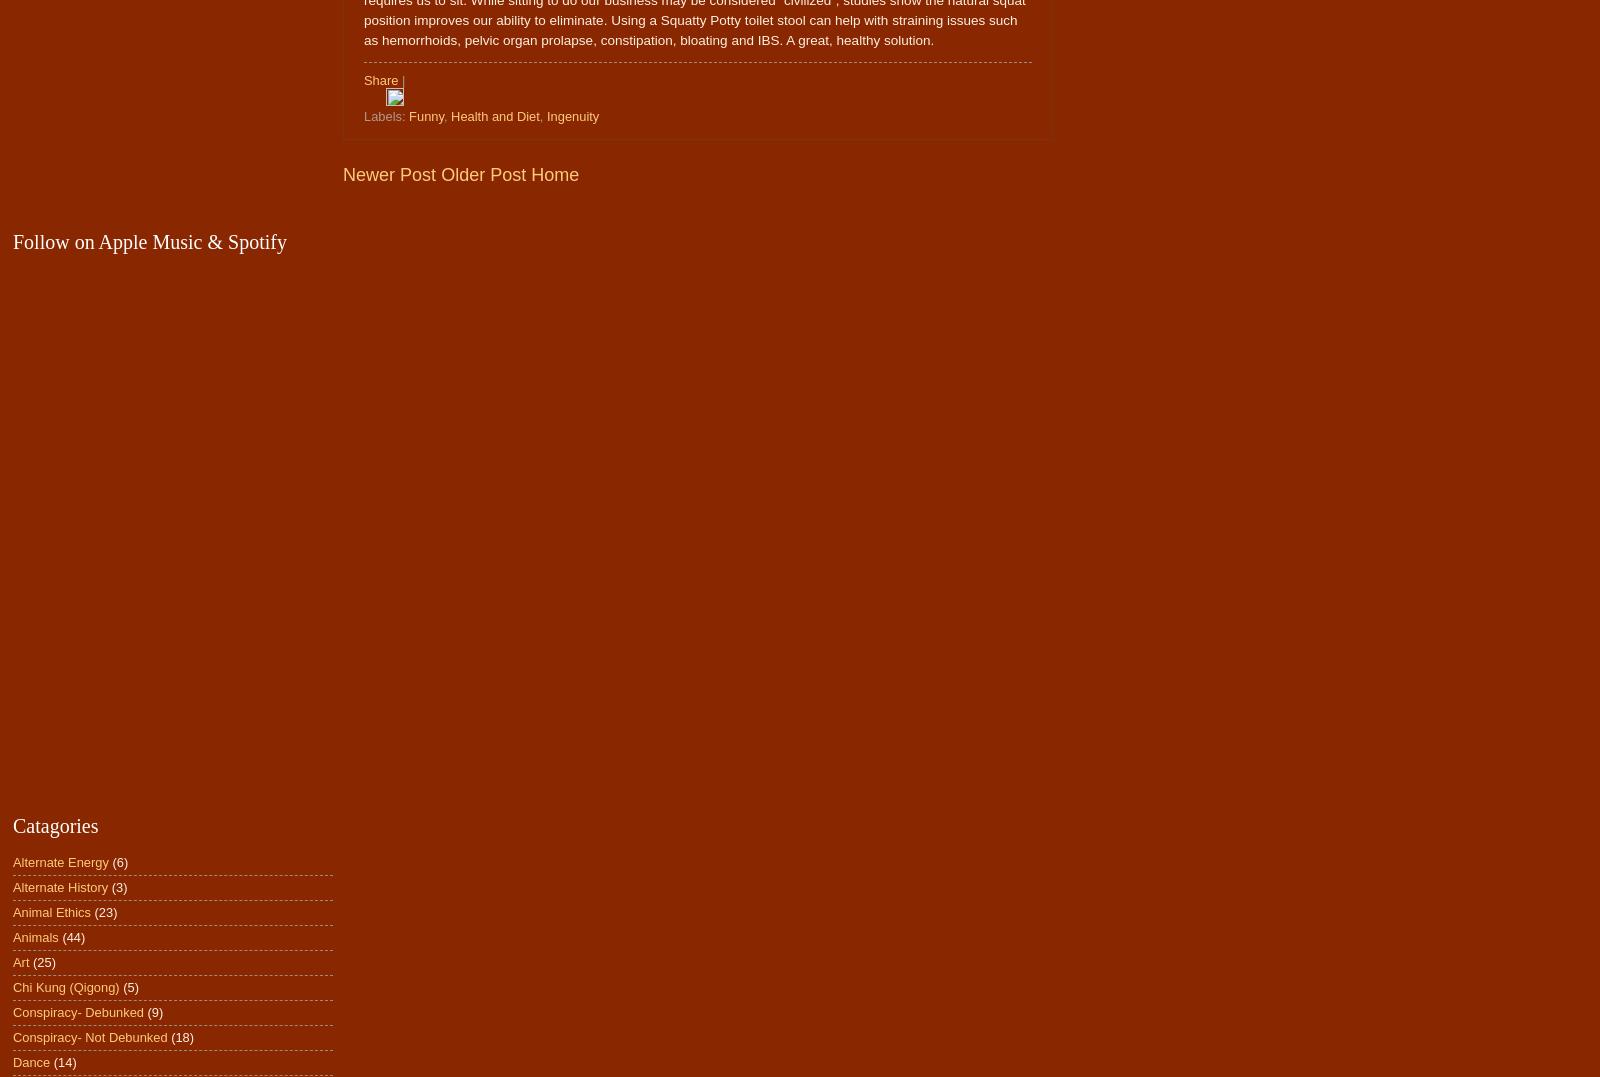 The image size is (1600, 1077). I want to click on 'Animals', so click(34, 936).